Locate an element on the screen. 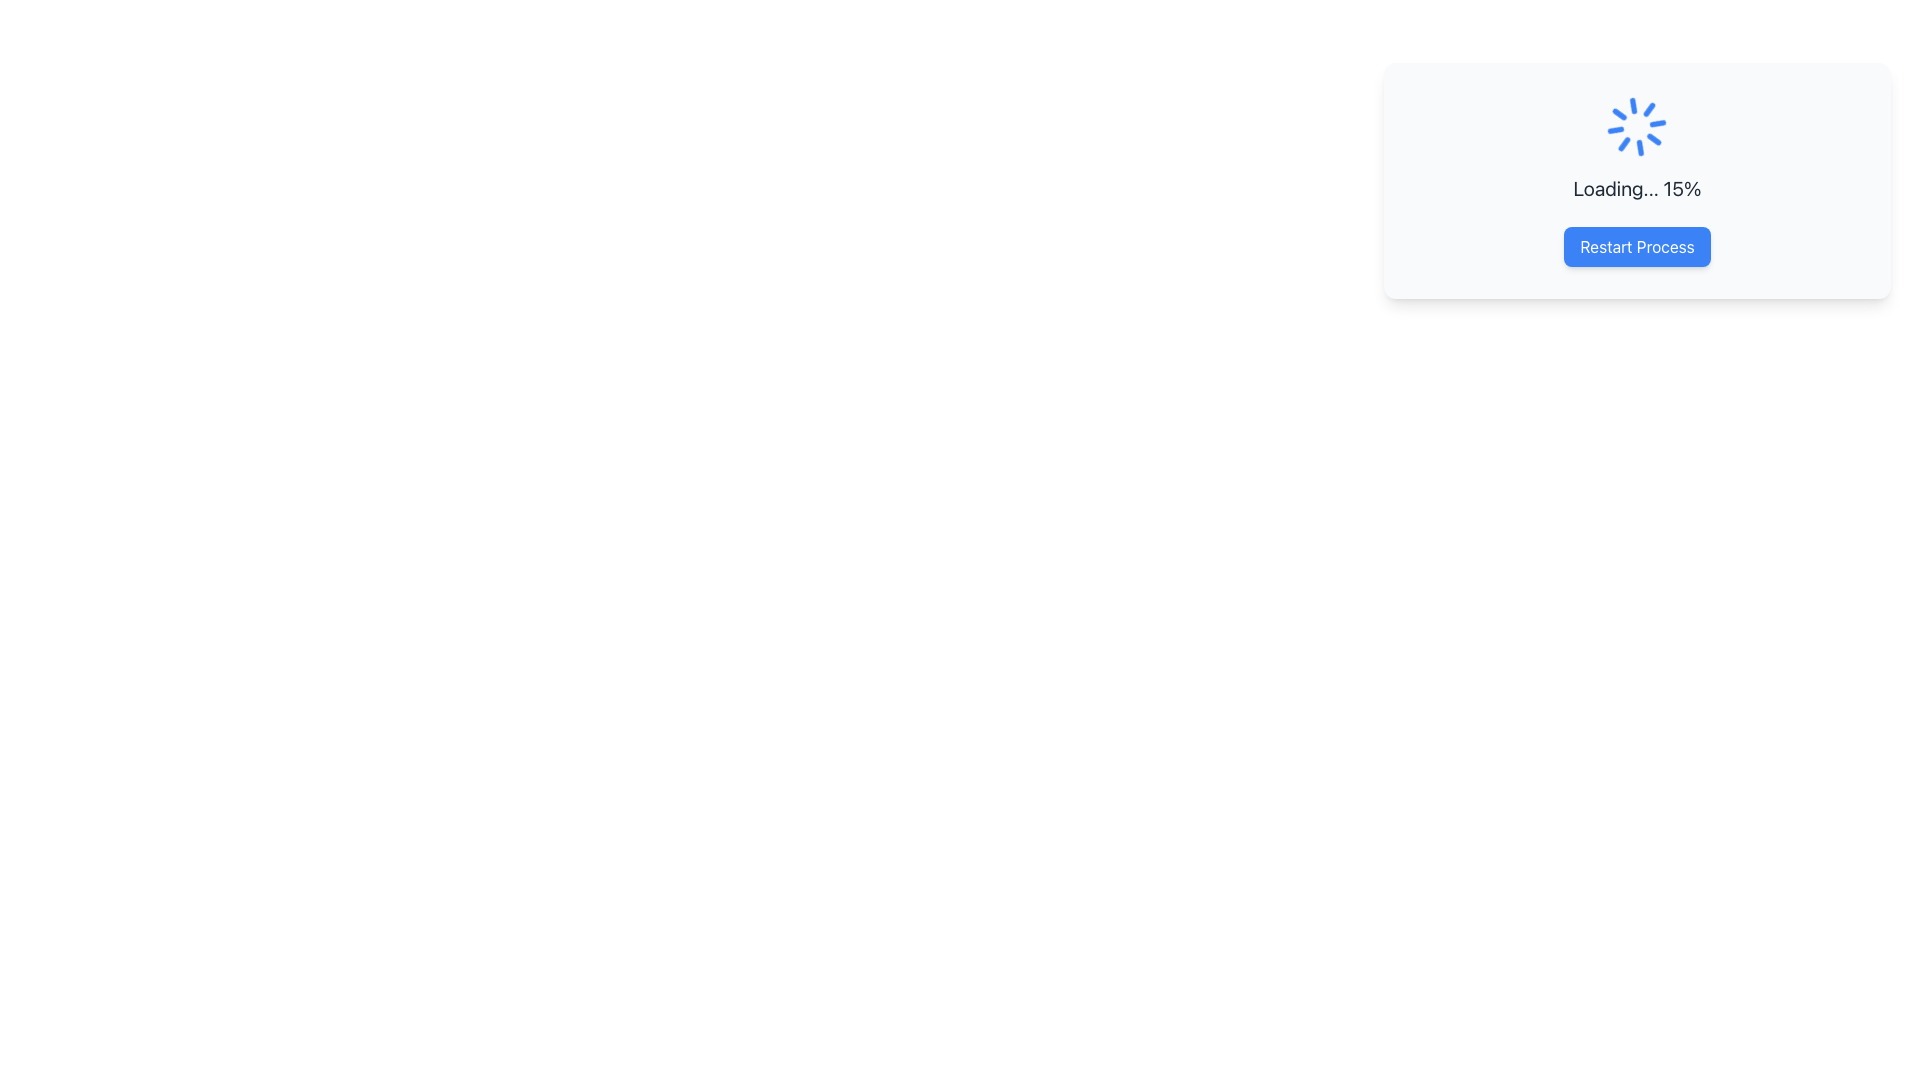 The height and width of the screenshot is (1080, 1920). the text label displaying 'Loading... 5%' which is centrally aligned within its panel and has a large text size is located at coordinates (1637, 189).